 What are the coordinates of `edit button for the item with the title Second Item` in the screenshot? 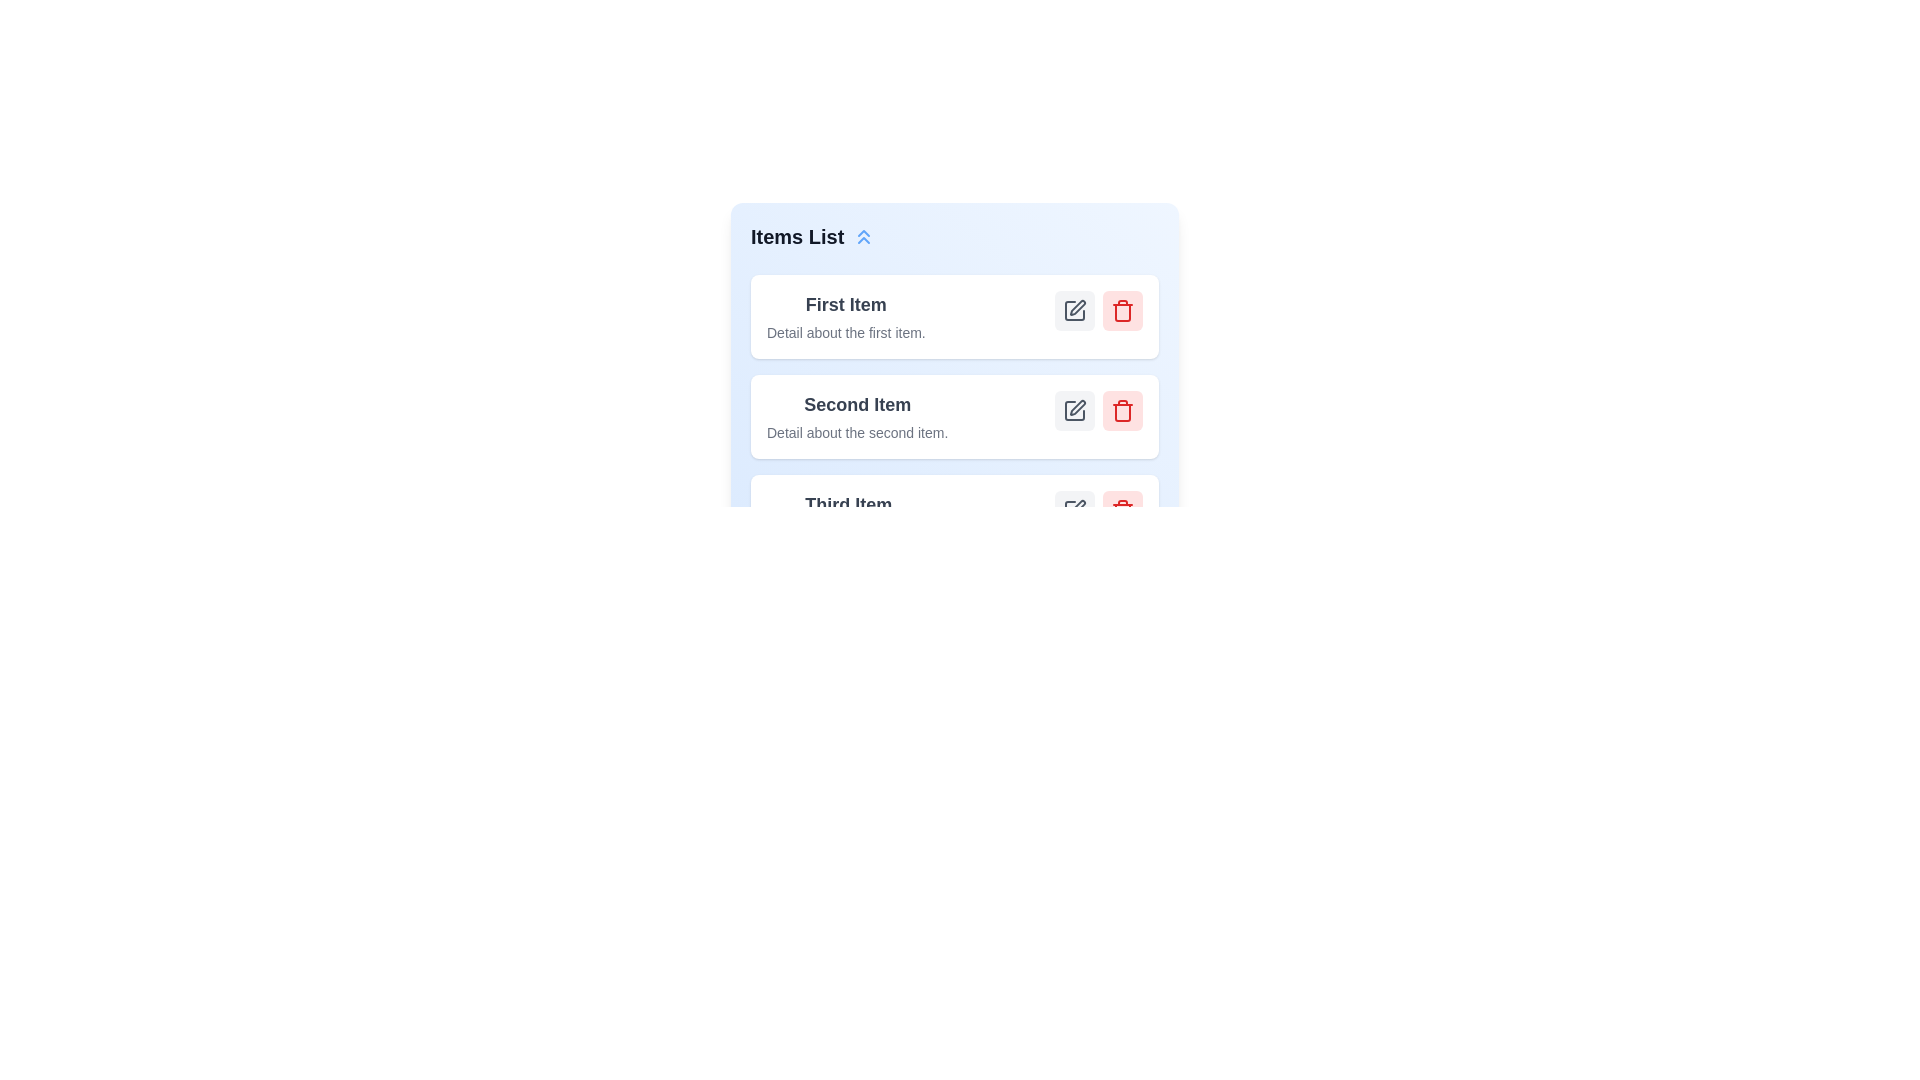 It's located at (1074, 410).